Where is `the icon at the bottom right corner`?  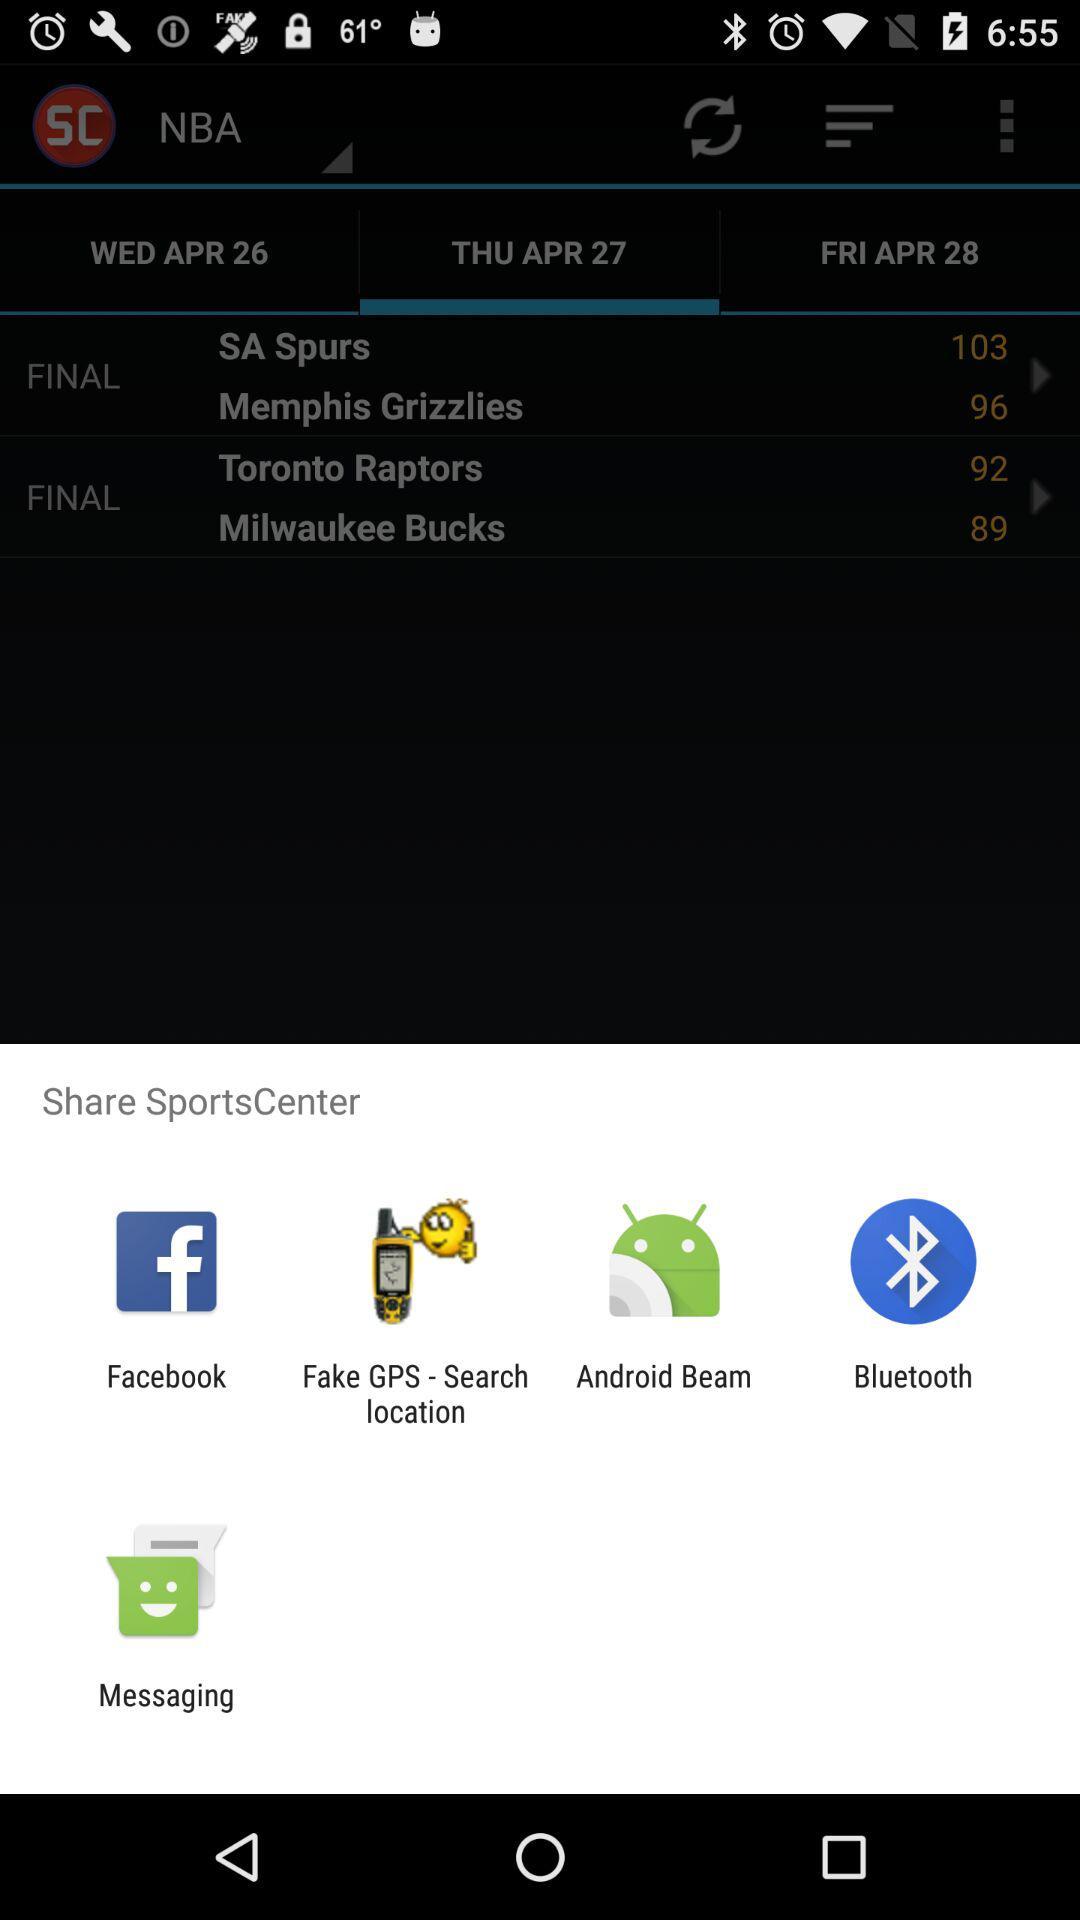 the icon at the bottom right corner is located at coordinates (913, 1392).